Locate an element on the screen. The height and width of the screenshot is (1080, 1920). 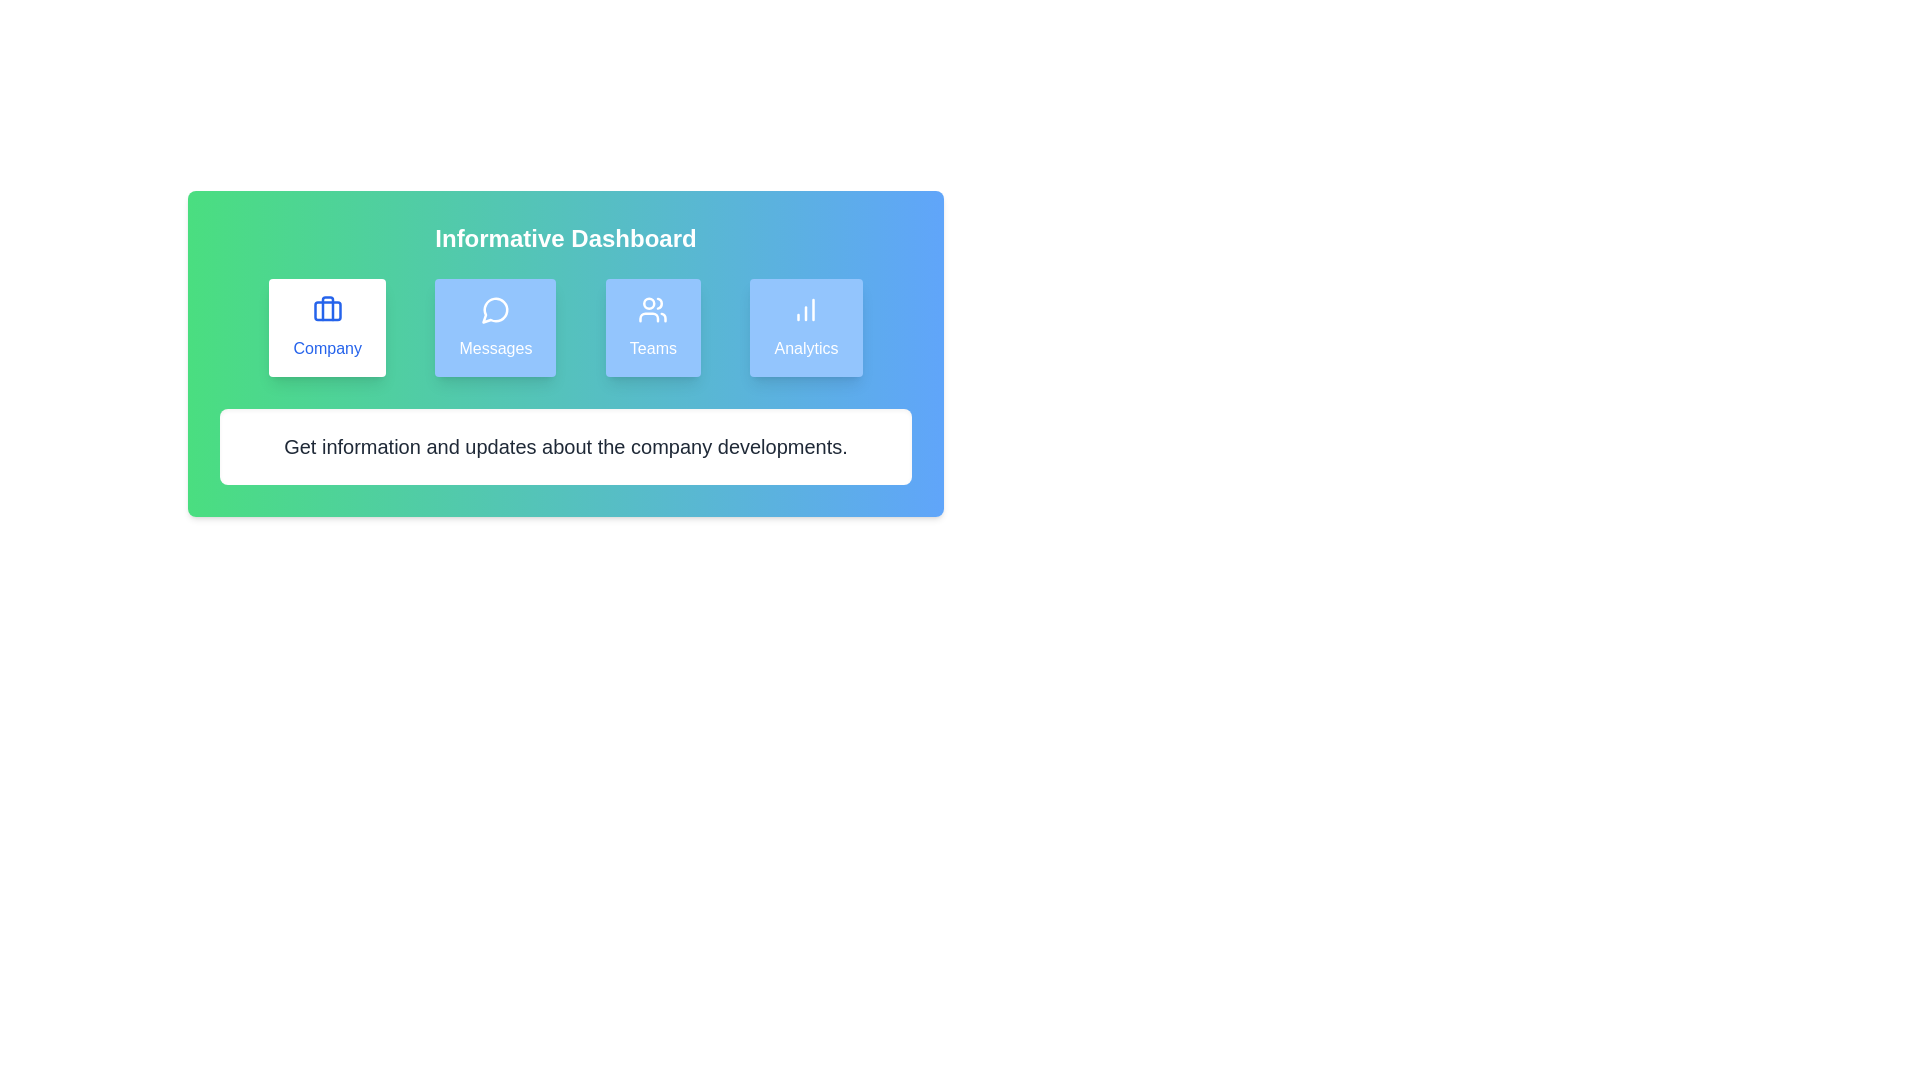
the decorative vertical line element within the suitcase icon located in the 'Company' button on the left side of the interface is located at coordinates (327, 308).